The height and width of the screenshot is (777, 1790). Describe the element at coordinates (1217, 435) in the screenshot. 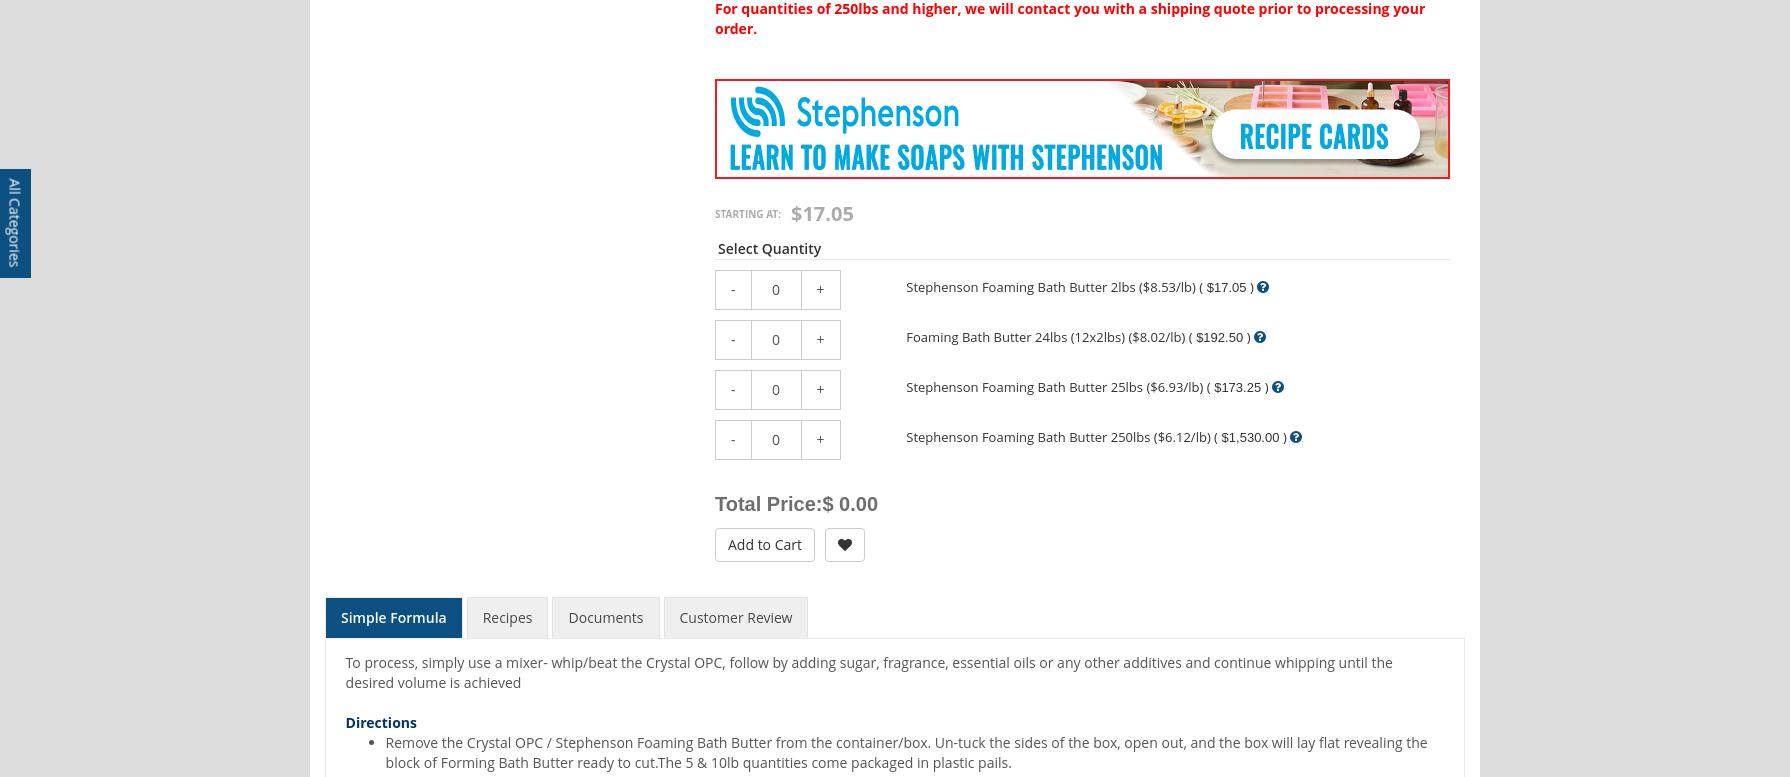

I see `'$1,530.00'` at that location.